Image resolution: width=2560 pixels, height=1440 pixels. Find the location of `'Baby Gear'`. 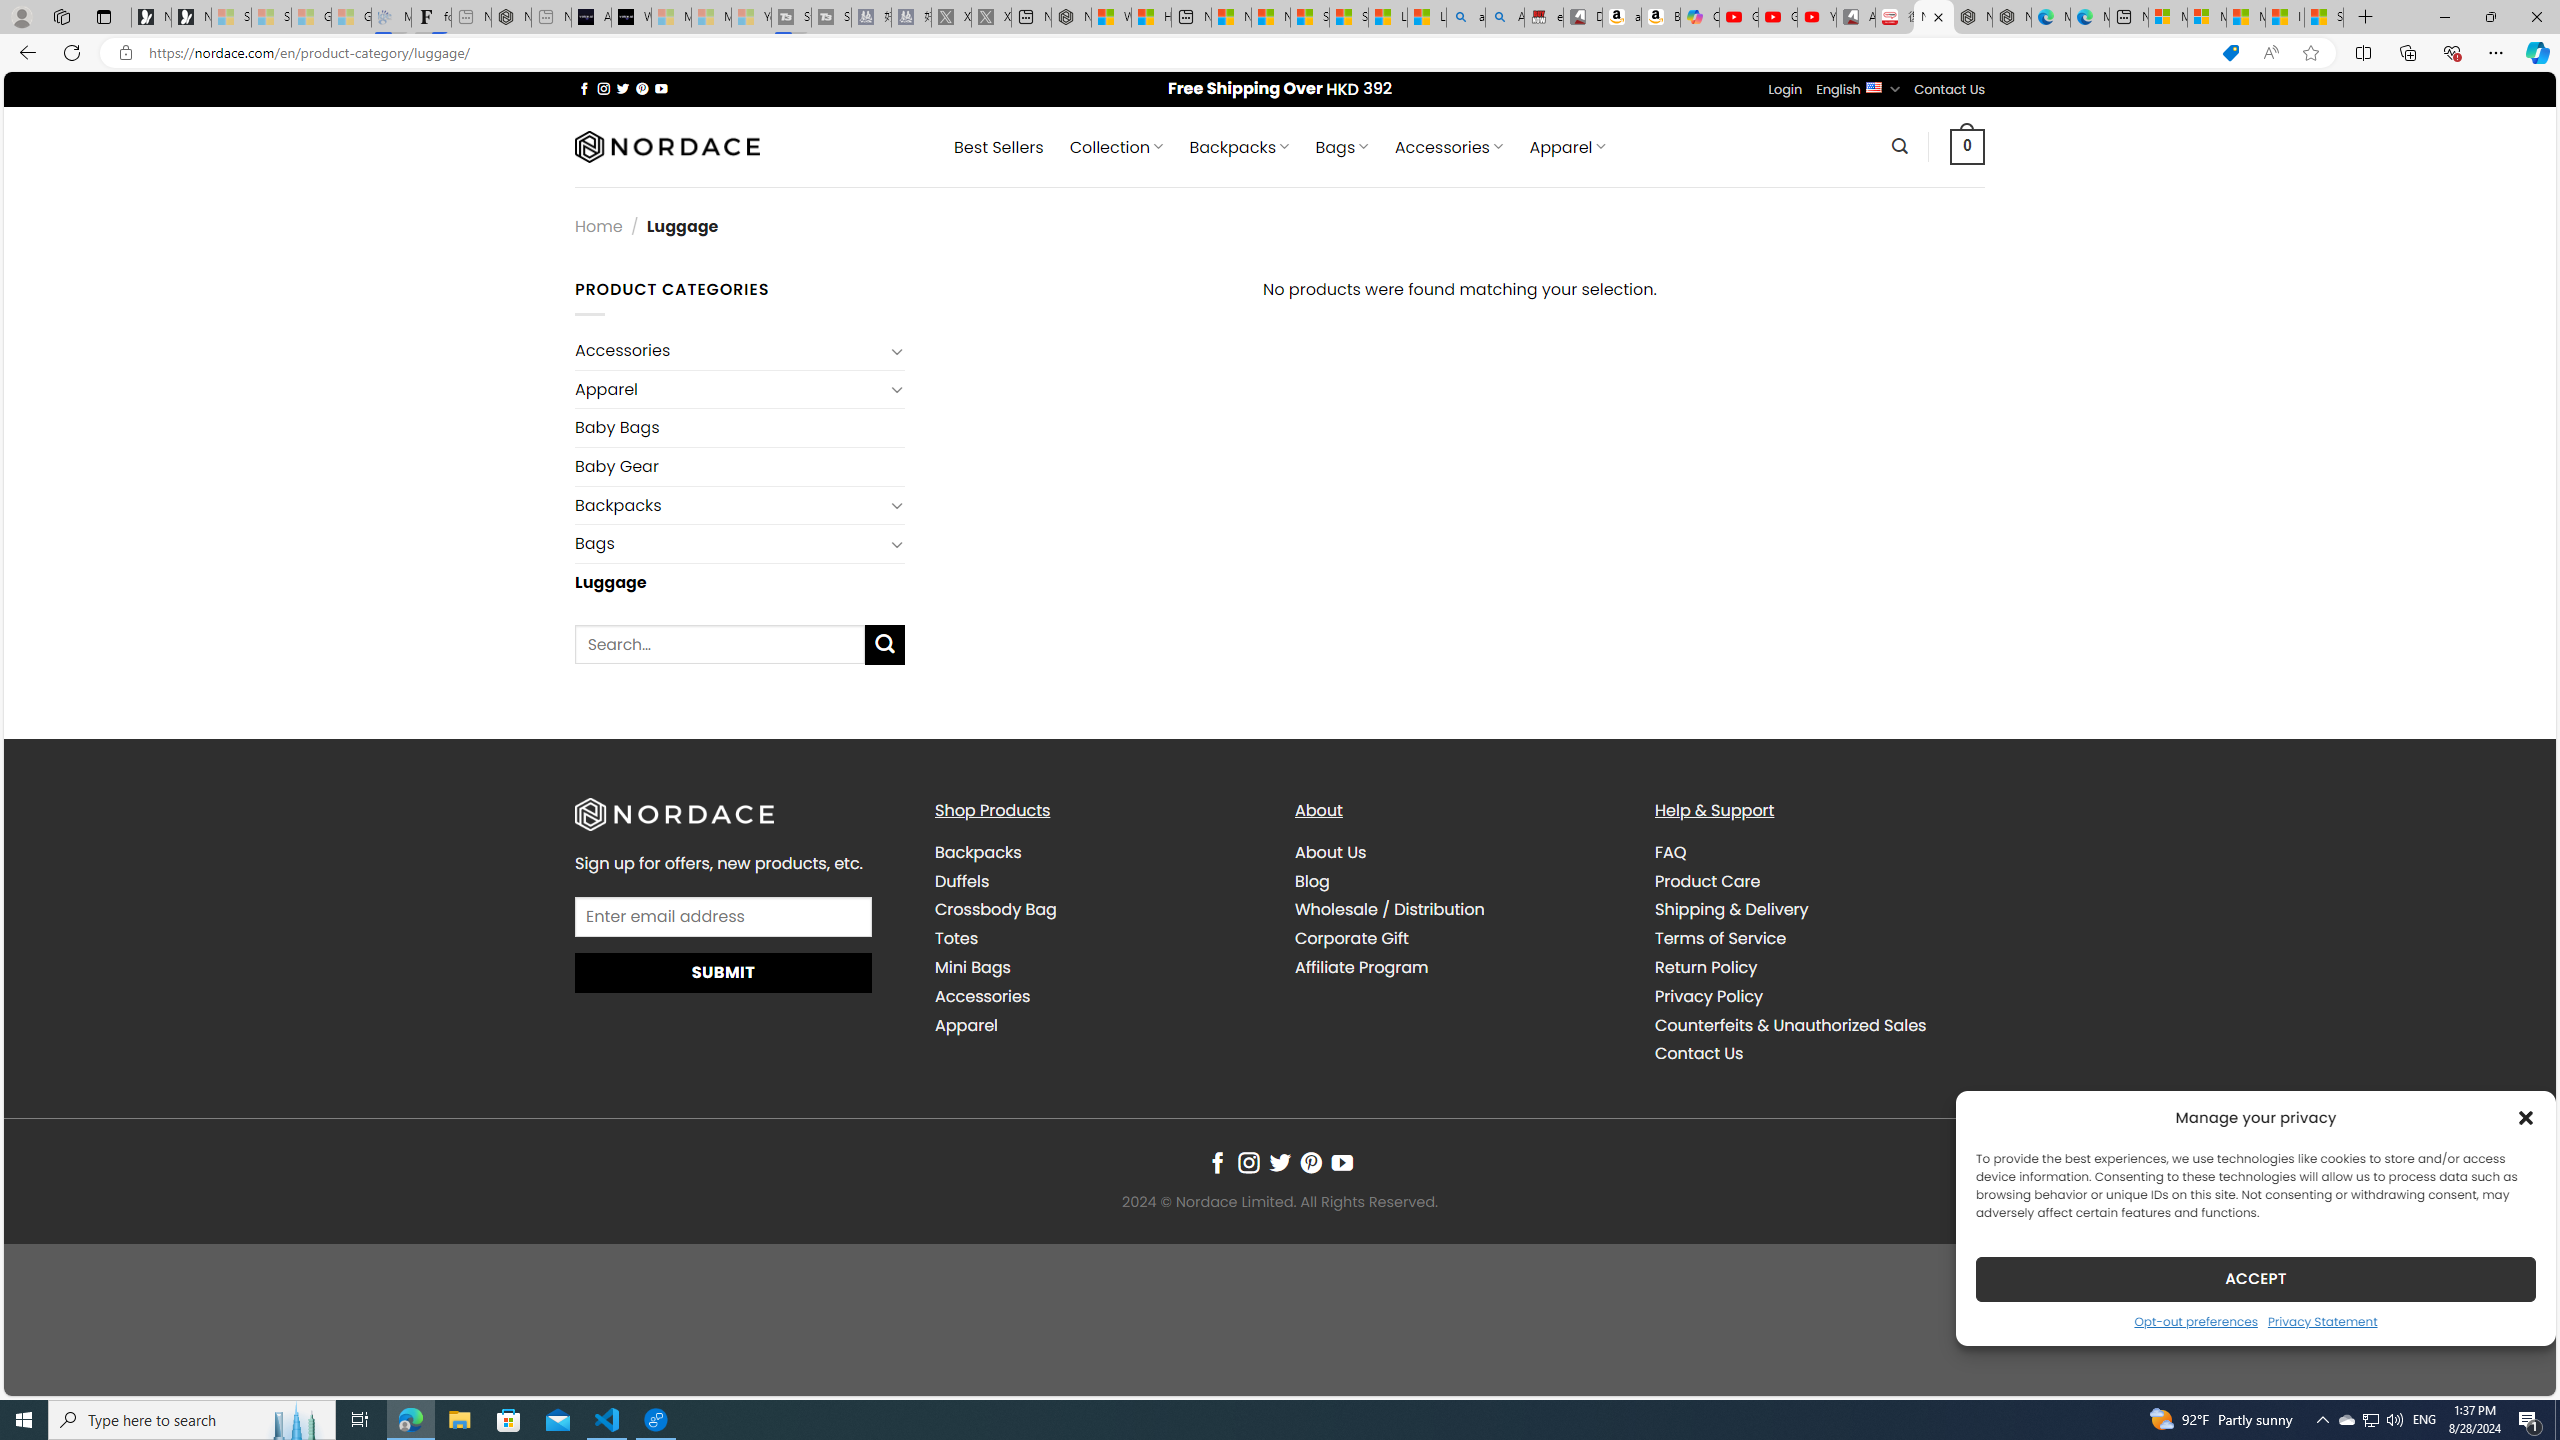

'Baby Gear' is located at coordinates (741, 466).